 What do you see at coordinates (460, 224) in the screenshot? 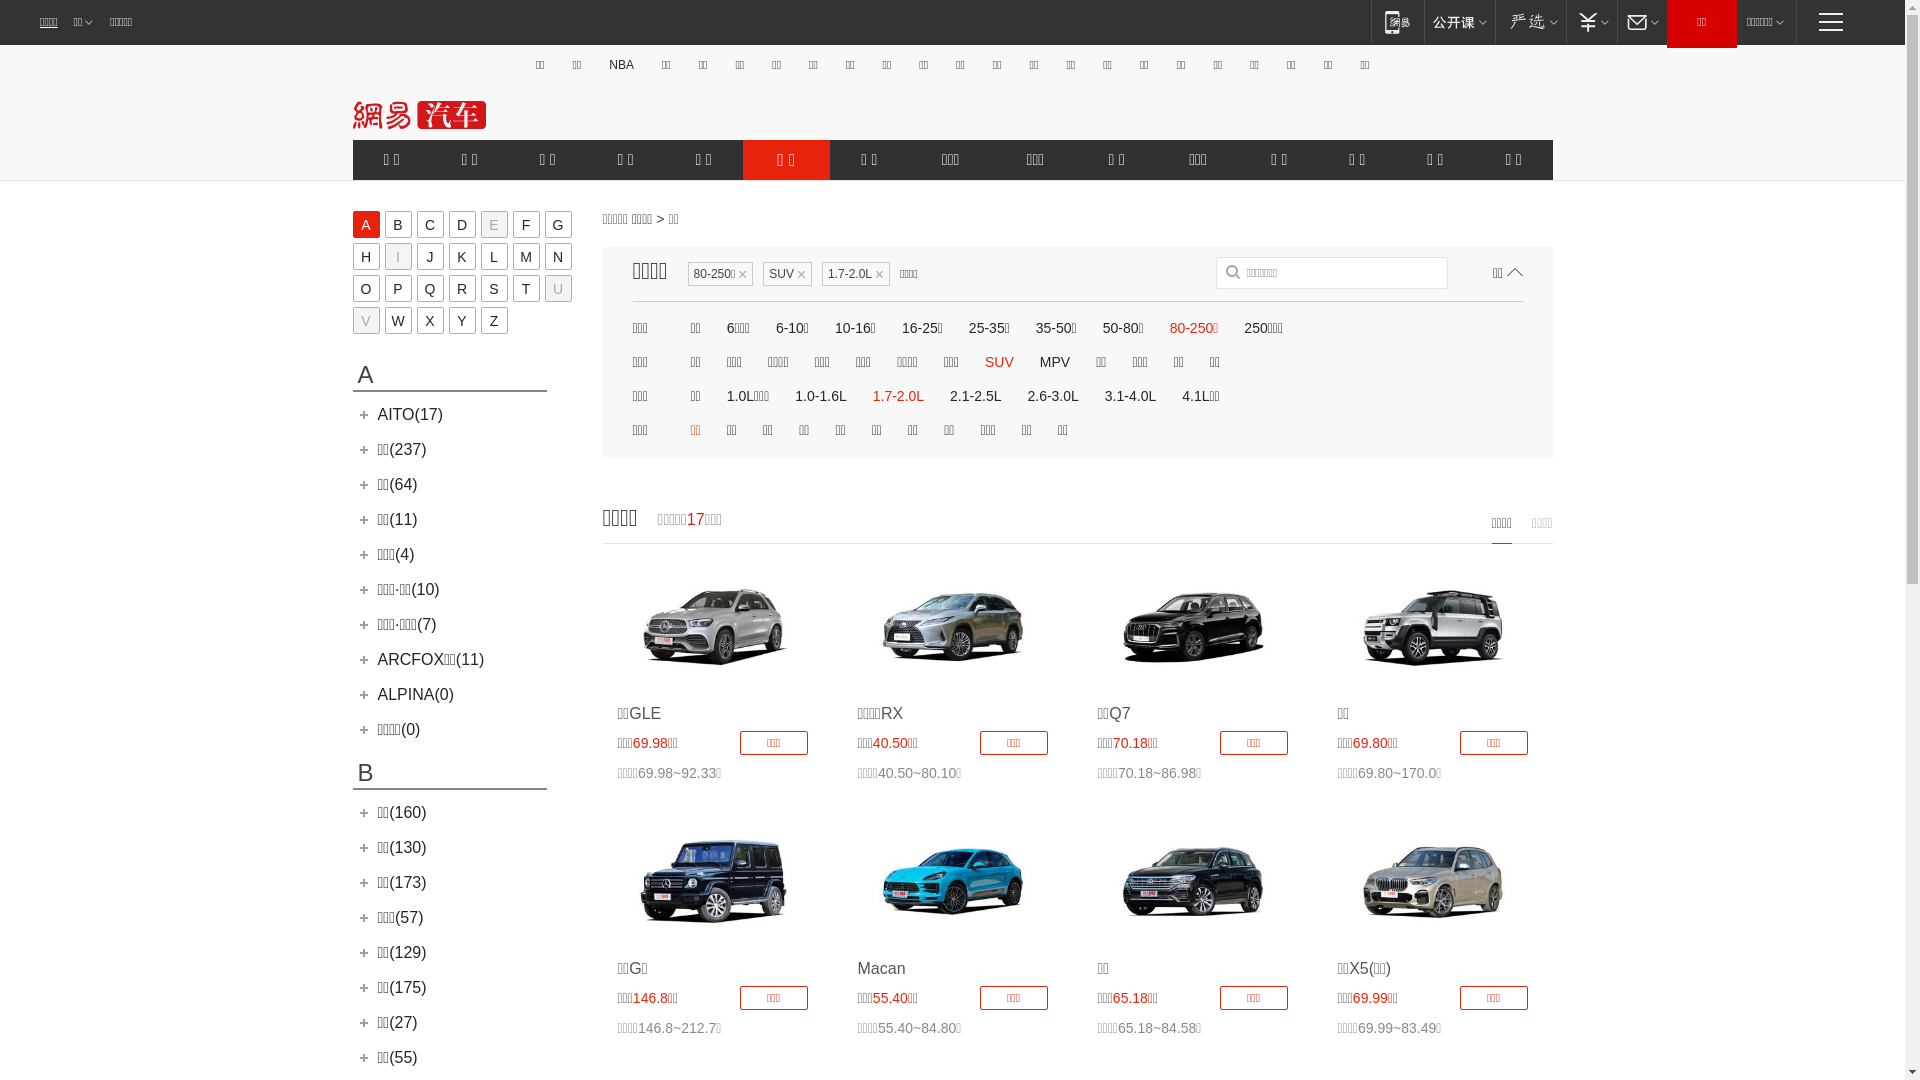
I see `'D'` at bounding box center [460, 224].